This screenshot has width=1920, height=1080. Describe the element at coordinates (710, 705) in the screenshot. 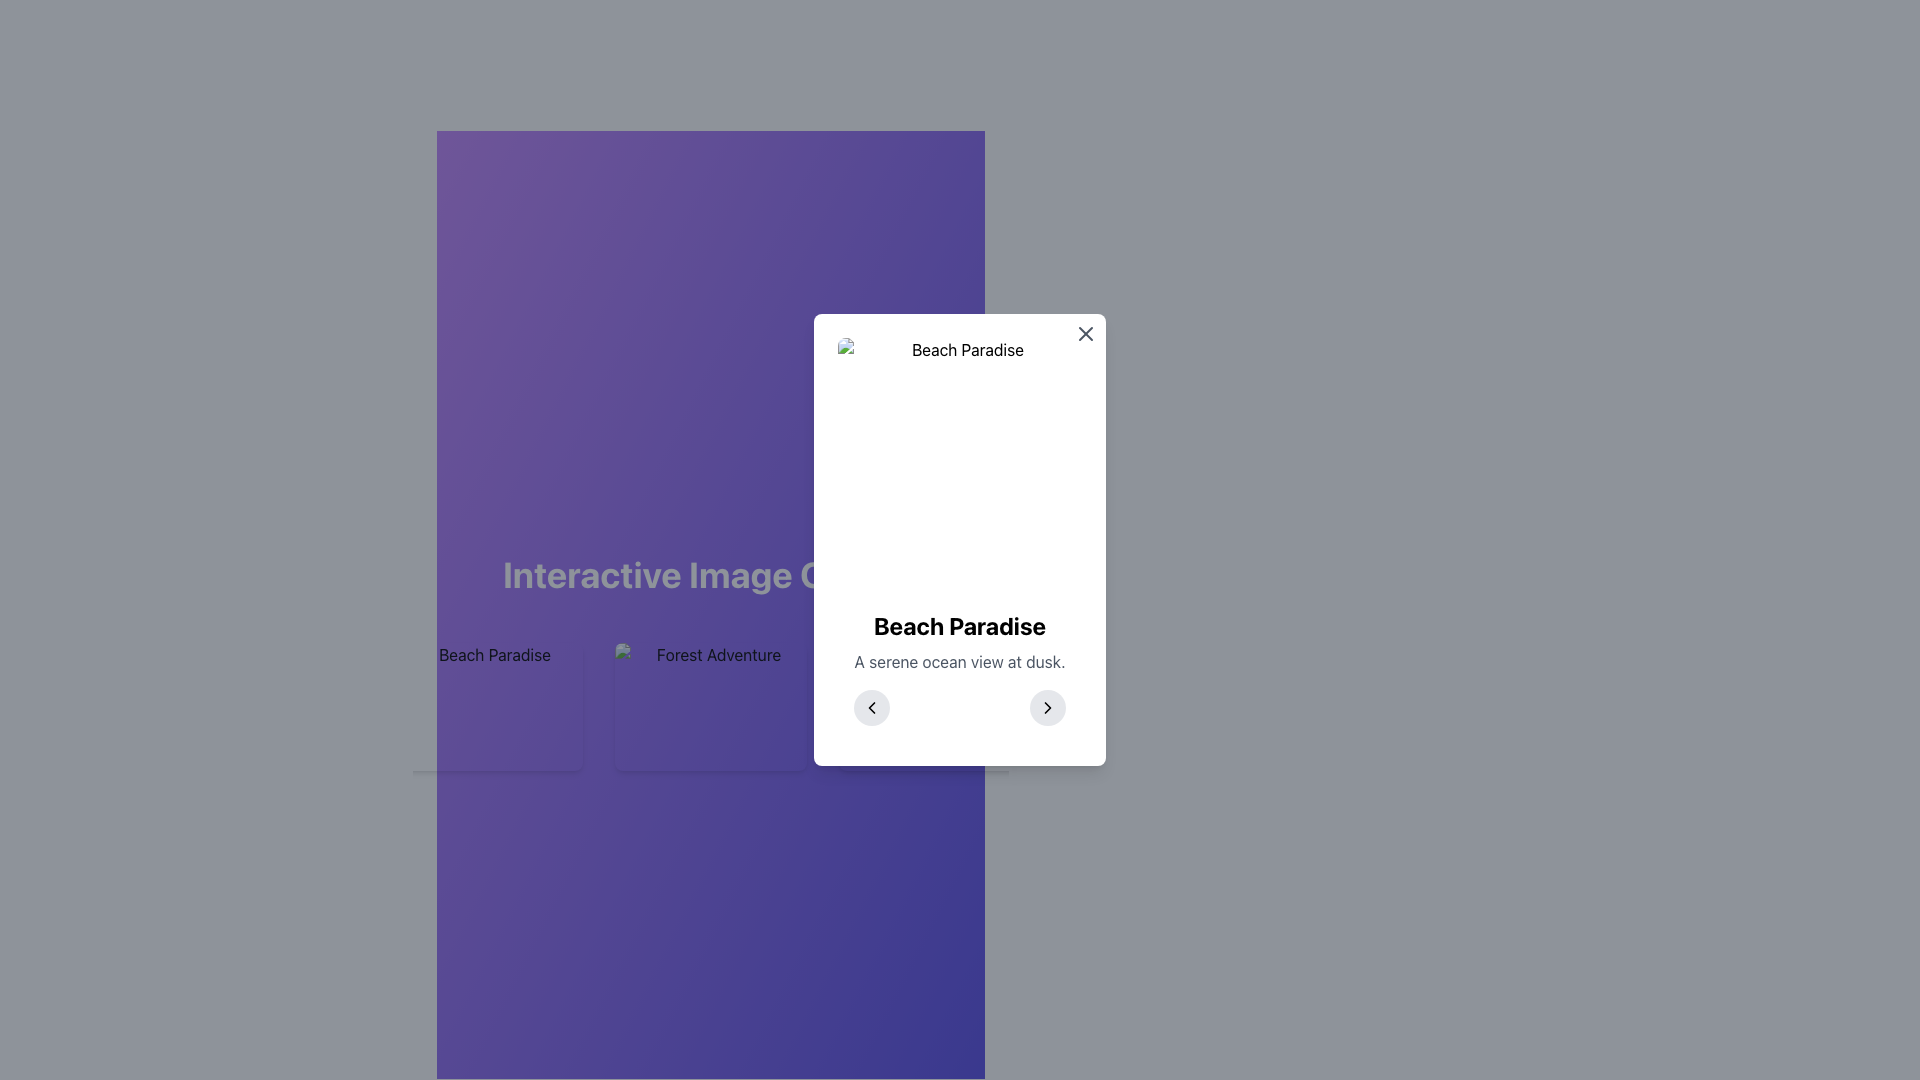

I see `the second interactive card in the horizontal arrangement of three cards, which has a dark purple background and a soft shadow` at that location.